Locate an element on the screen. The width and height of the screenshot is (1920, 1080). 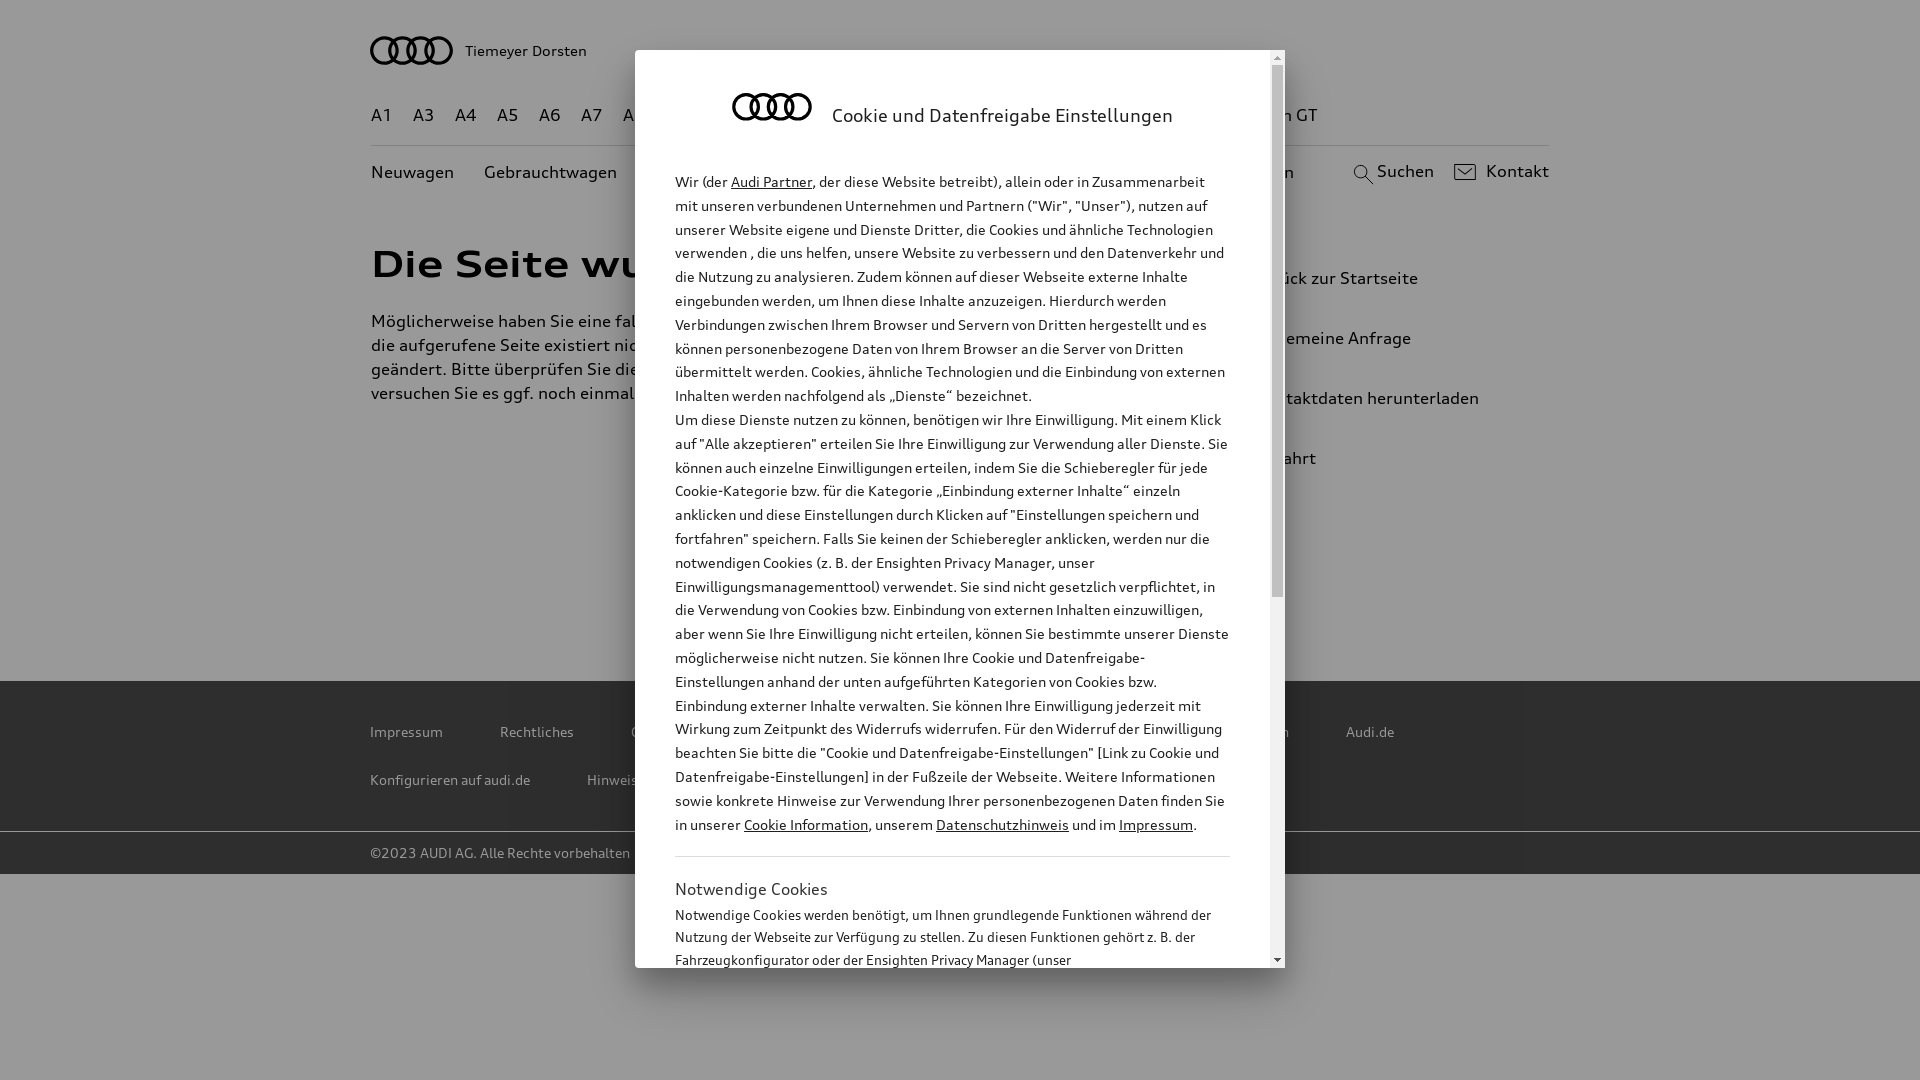
'Cookie und Datenfreigabe Einstellungen' is located at coordinates (1162, 732).